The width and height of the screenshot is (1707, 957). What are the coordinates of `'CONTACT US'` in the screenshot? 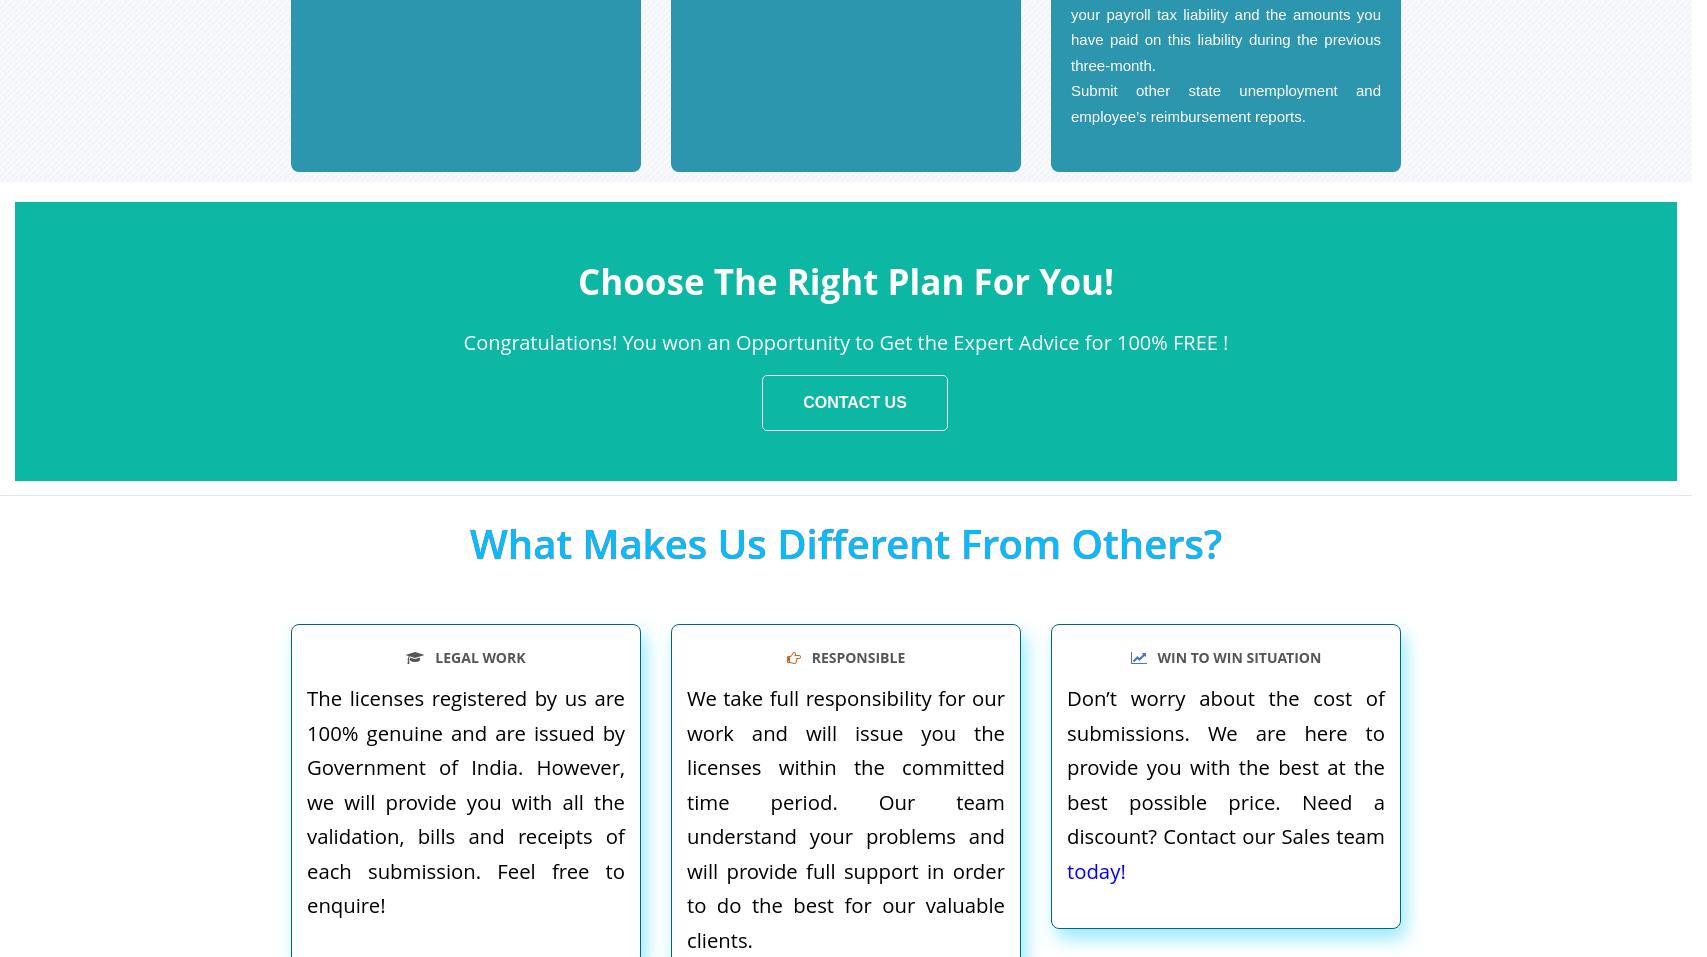 It's located at (854, 401).